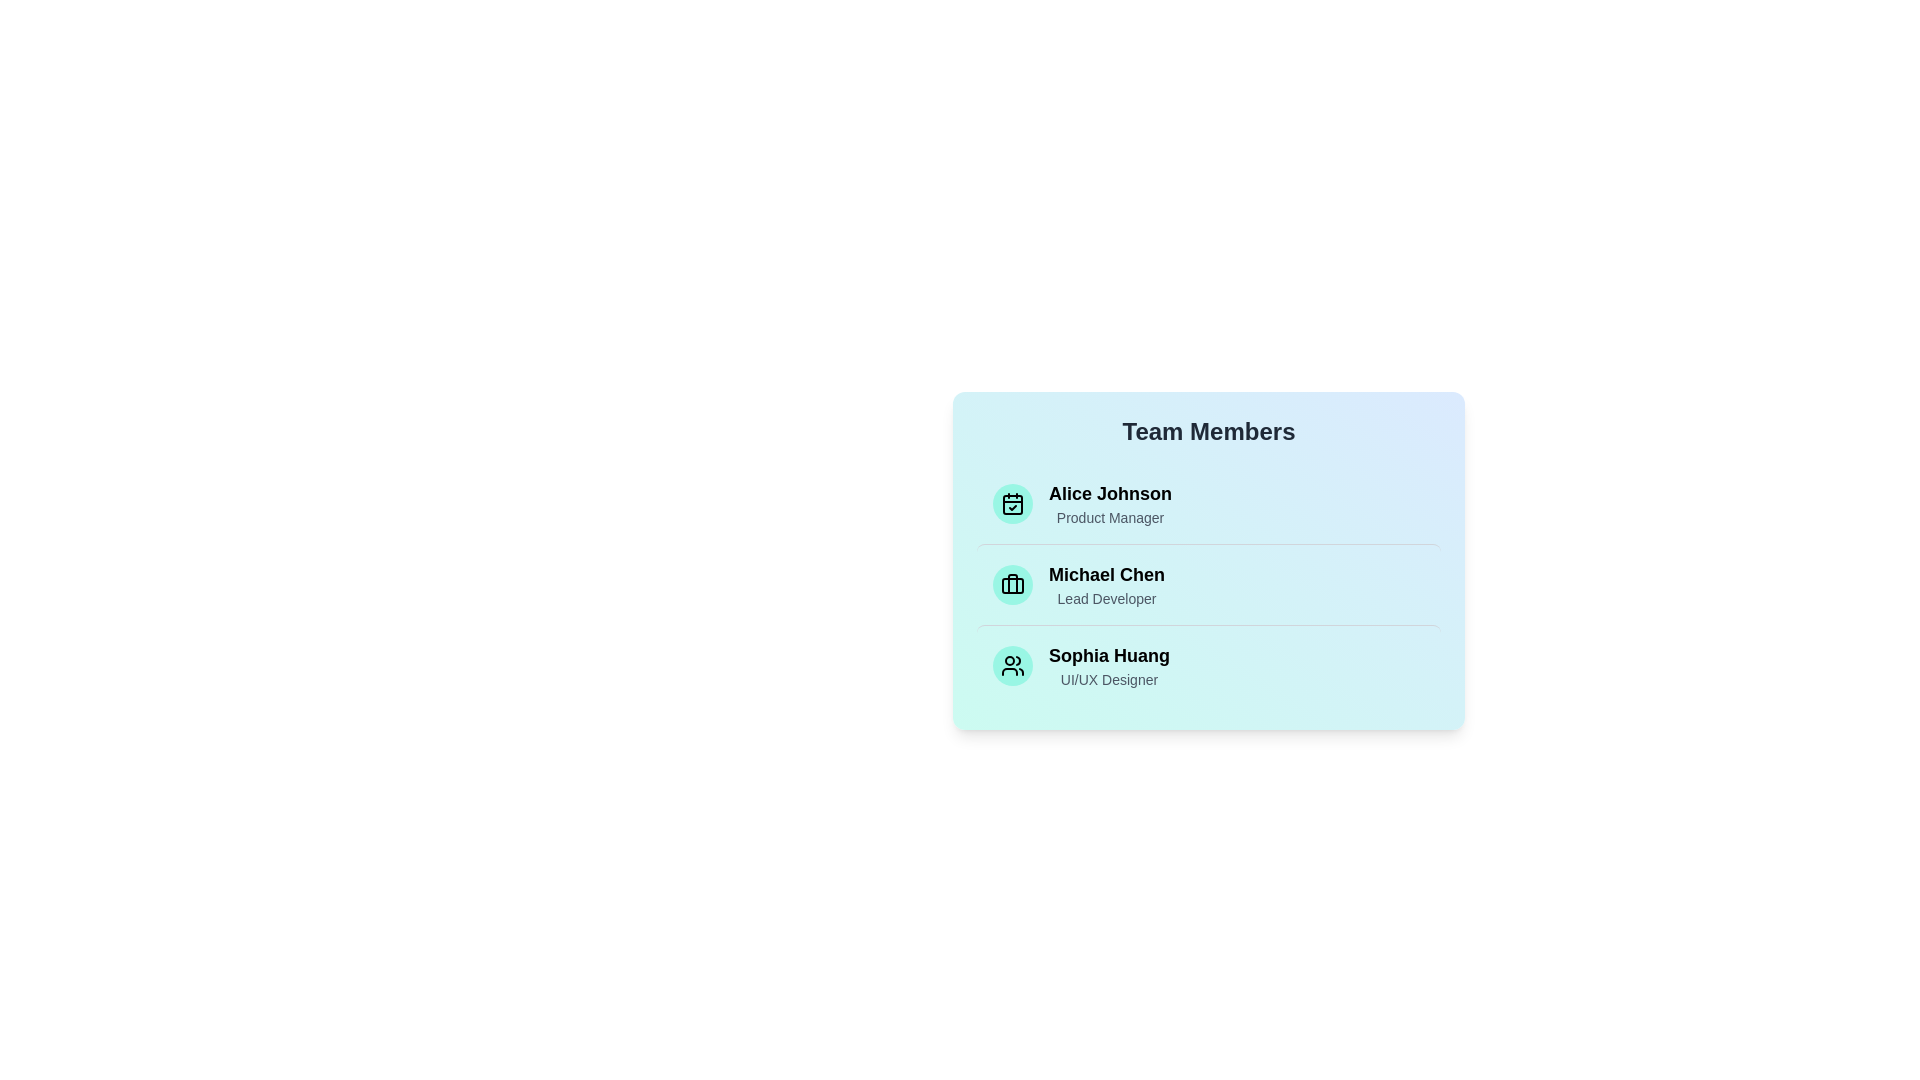 The width and height of the screenshot is (1920, 1080). What do you see at coordinates (1012, 585) in the screenshot?
I see `the icon associated with Michael Chen` at bounding box center [1012, 585].